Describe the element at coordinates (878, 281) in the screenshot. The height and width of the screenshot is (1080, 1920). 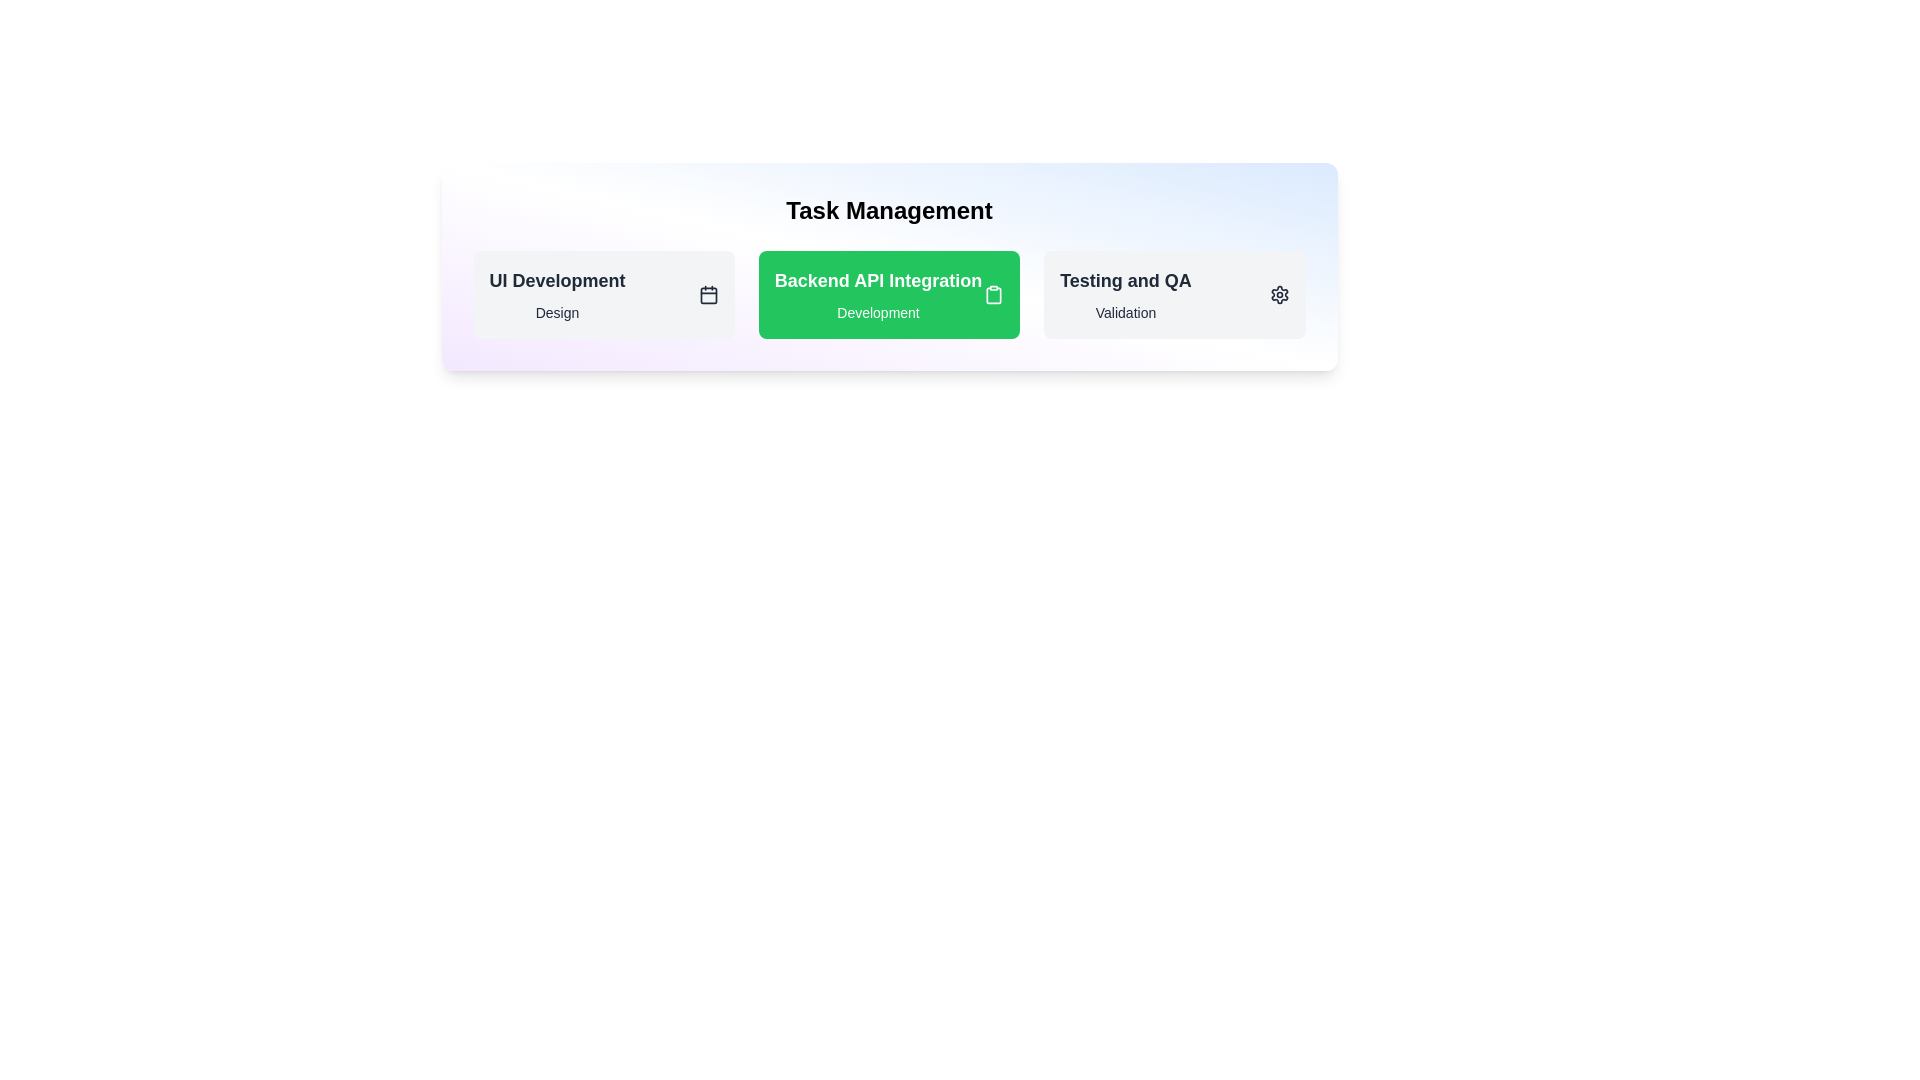
I see `the task details for the task with title 'Backend API Integration'` at that location.